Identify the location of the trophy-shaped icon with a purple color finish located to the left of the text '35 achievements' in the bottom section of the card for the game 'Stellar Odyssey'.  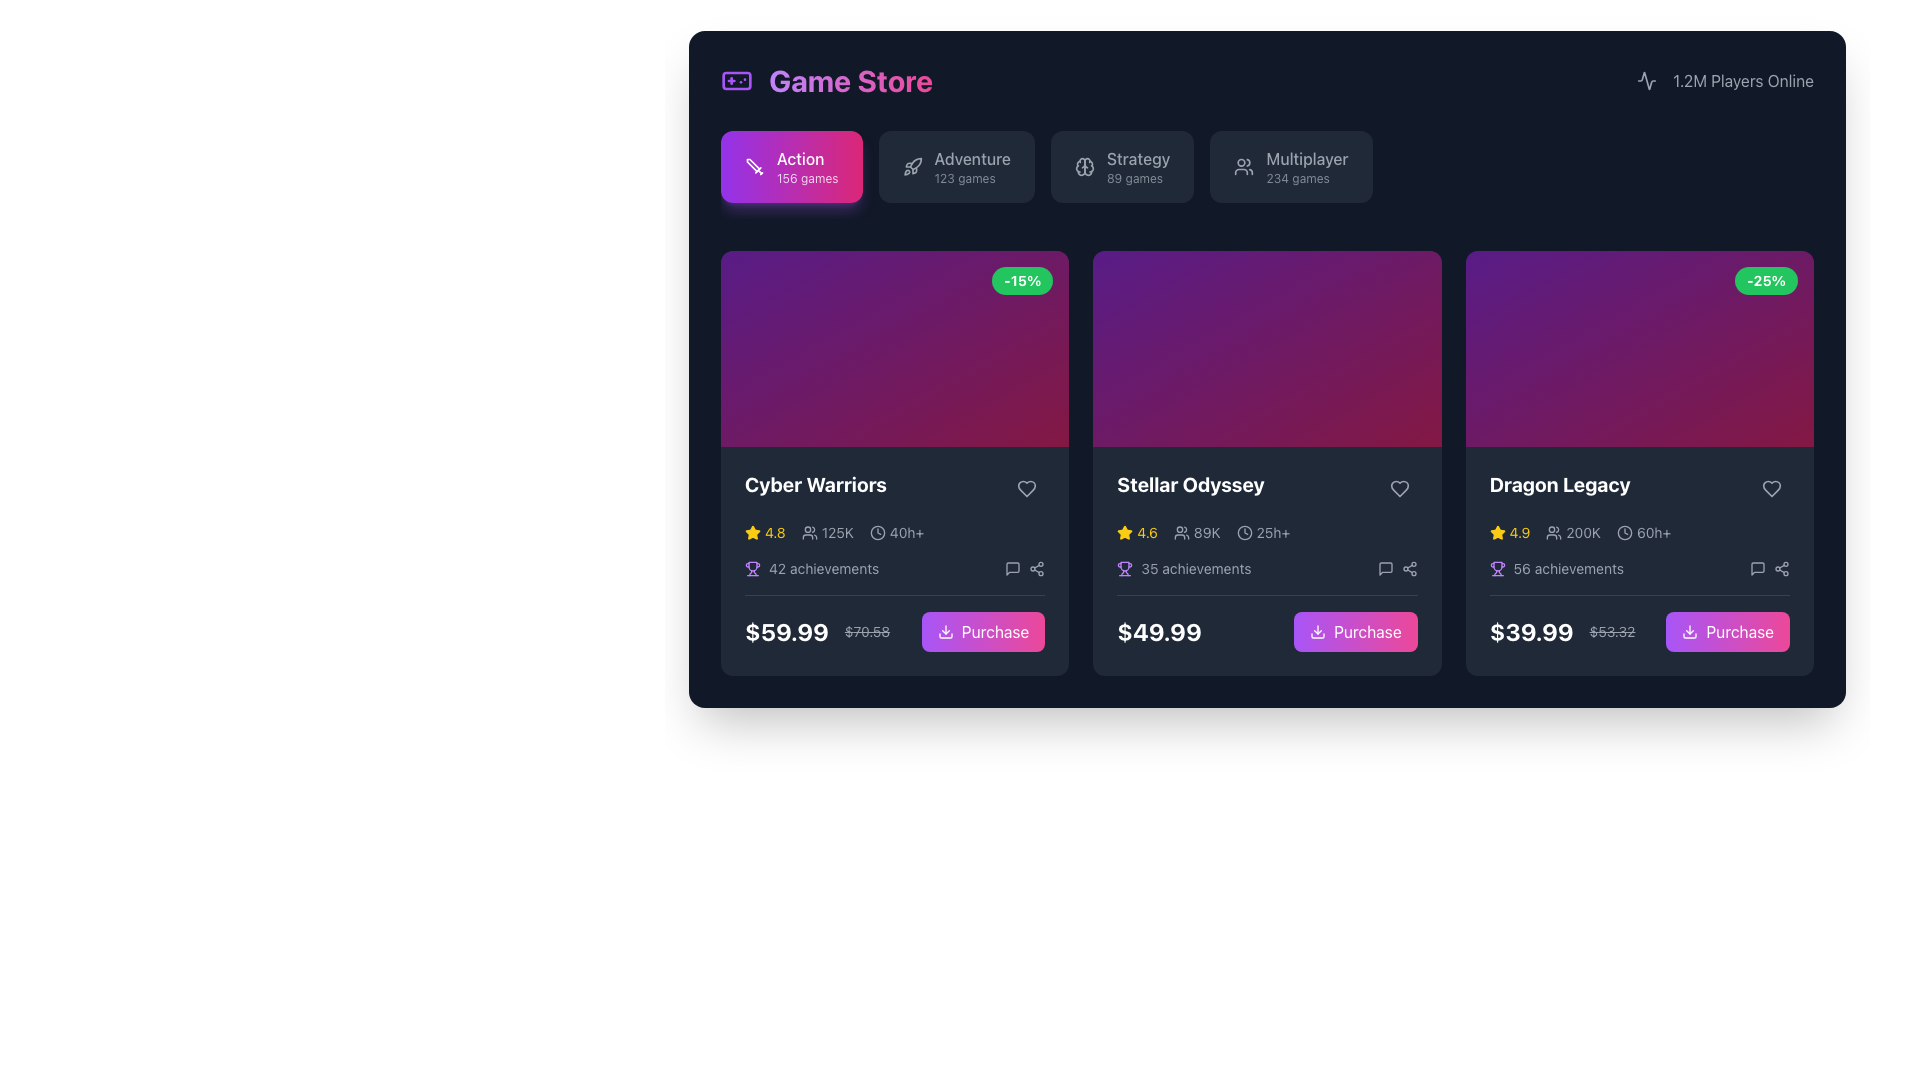
(1125, 568).